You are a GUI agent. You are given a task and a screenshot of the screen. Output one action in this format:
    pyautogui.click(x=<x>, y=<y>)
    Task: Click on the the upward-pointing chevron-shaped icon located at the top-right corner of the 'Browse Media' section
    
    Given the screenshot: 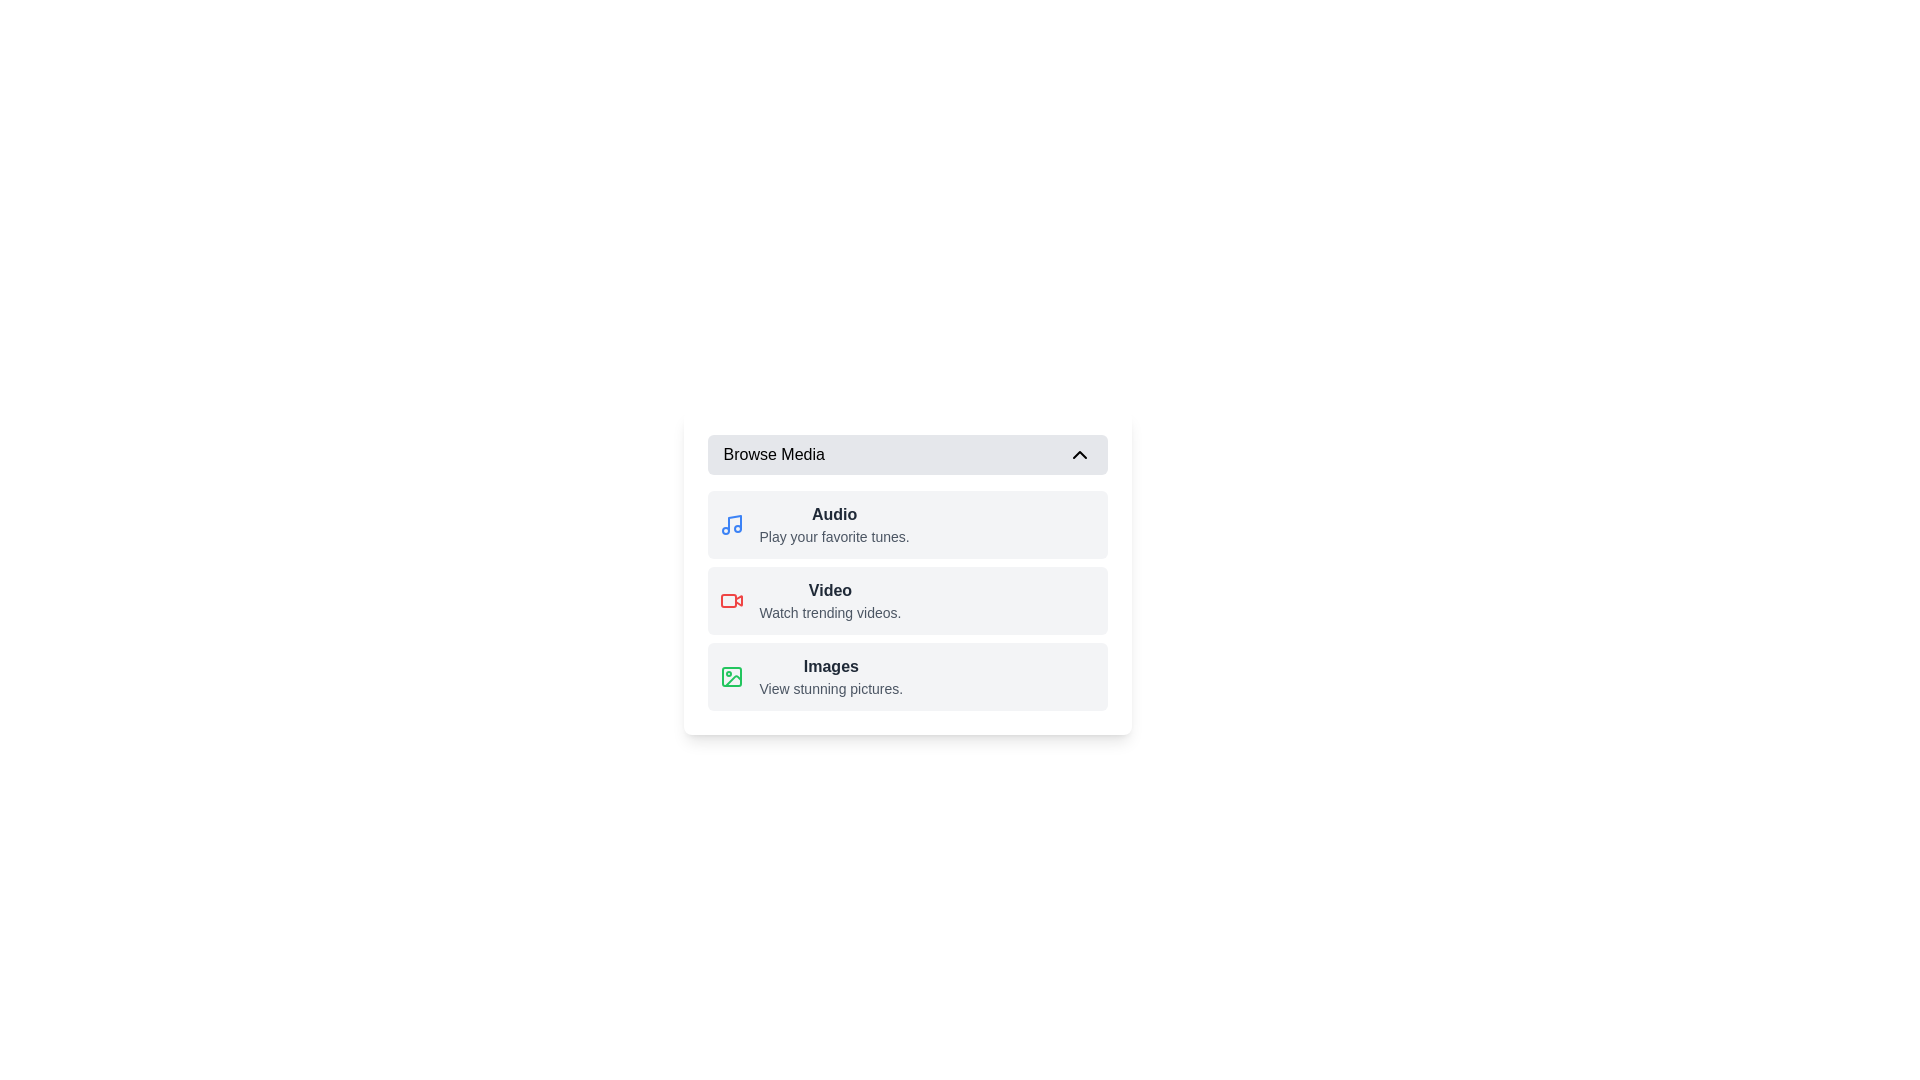 What is the action you would take?
    pyautogui.click(x=1078, y=455)
    